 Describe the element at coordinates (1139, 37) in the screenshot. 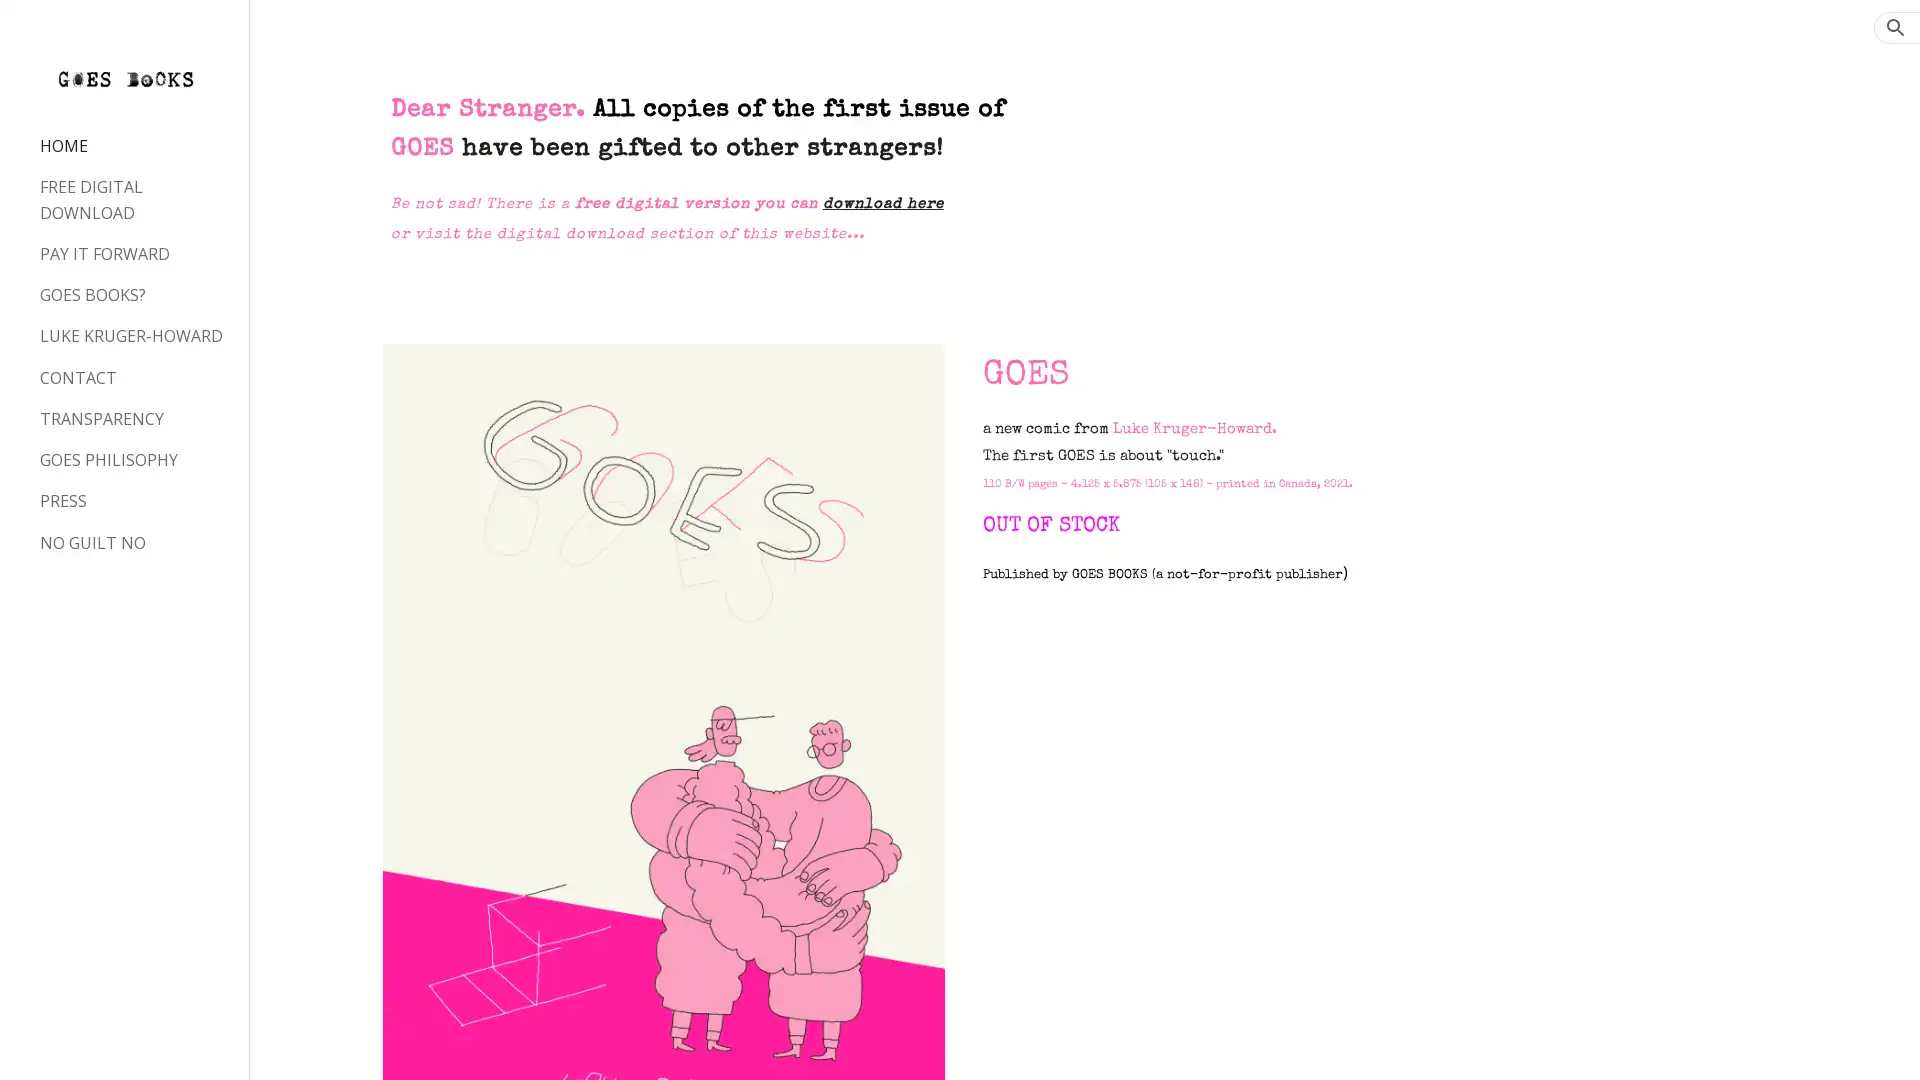

I see `Skip to navigation` at that location.